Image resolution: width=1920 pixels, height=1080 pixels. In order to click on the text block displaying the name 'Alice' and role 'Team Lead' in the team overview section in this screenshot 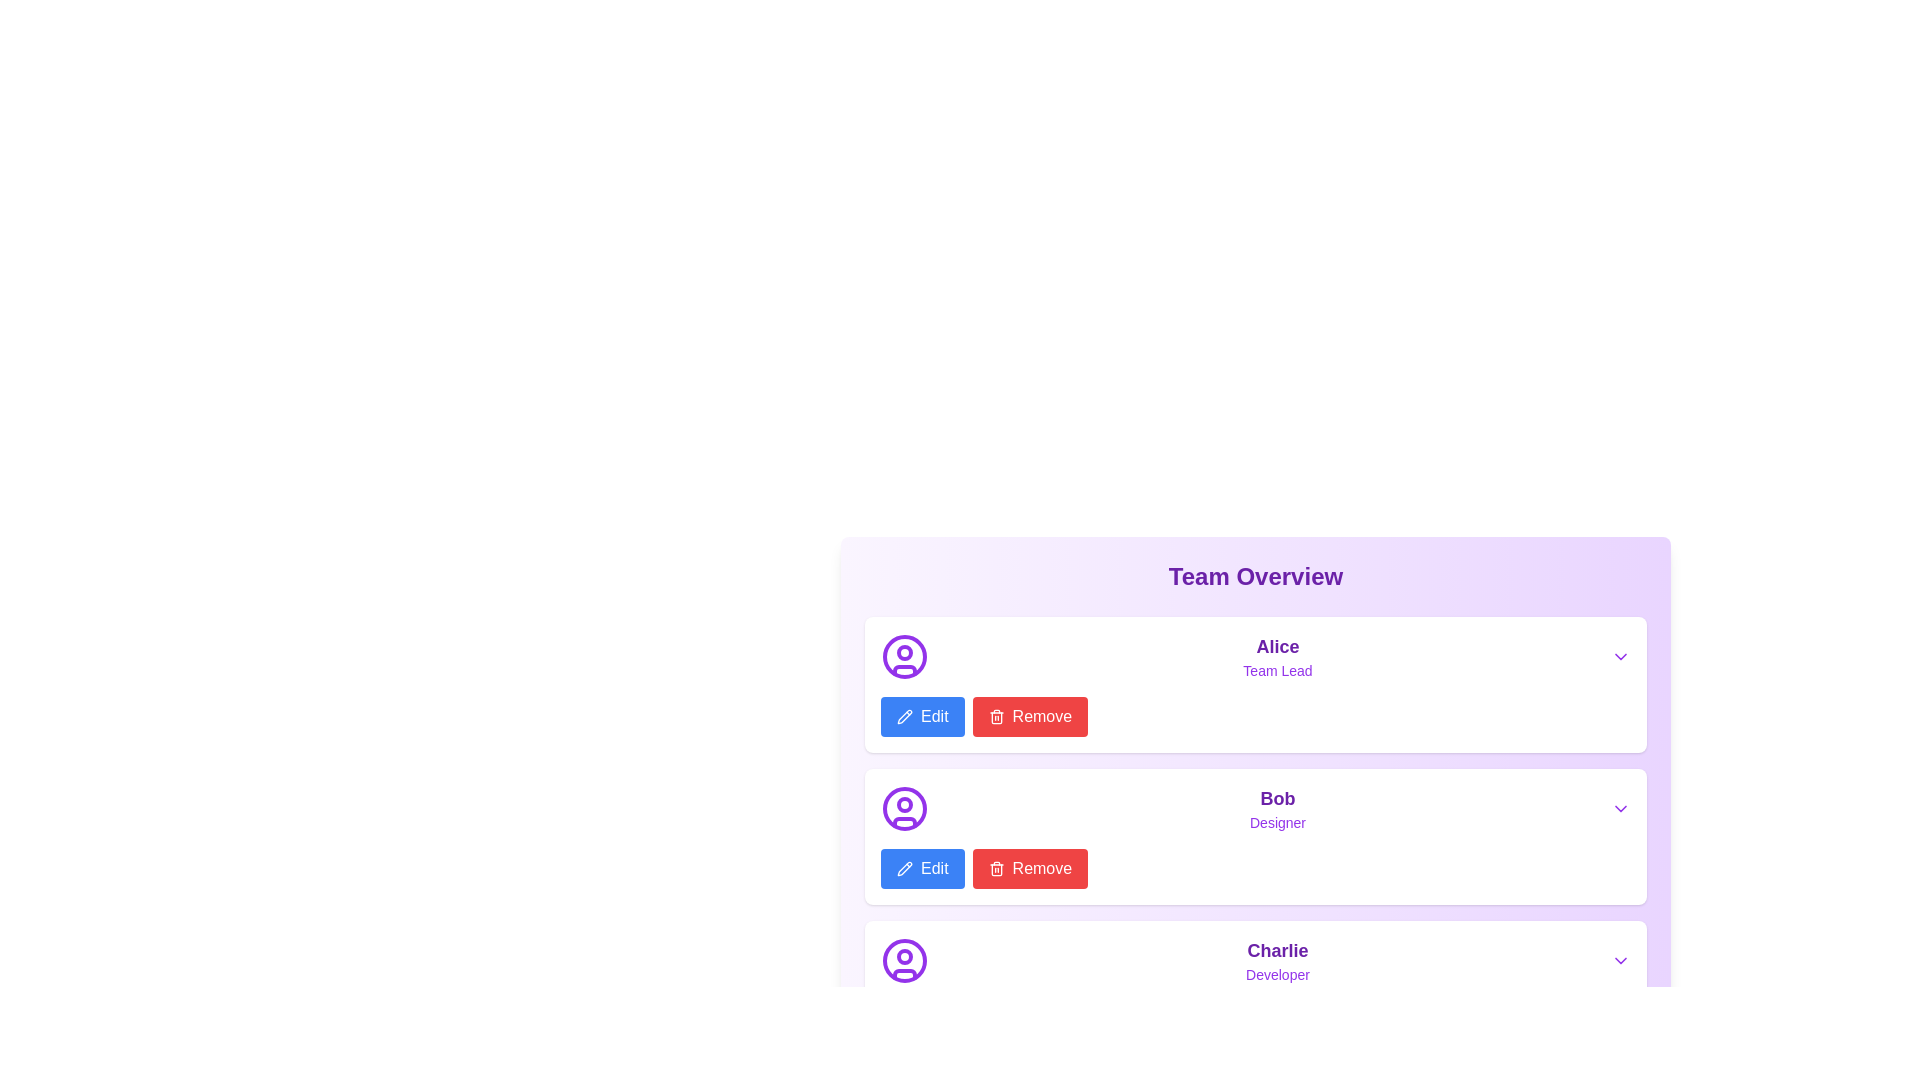, I will do `click(1276, 656)`.